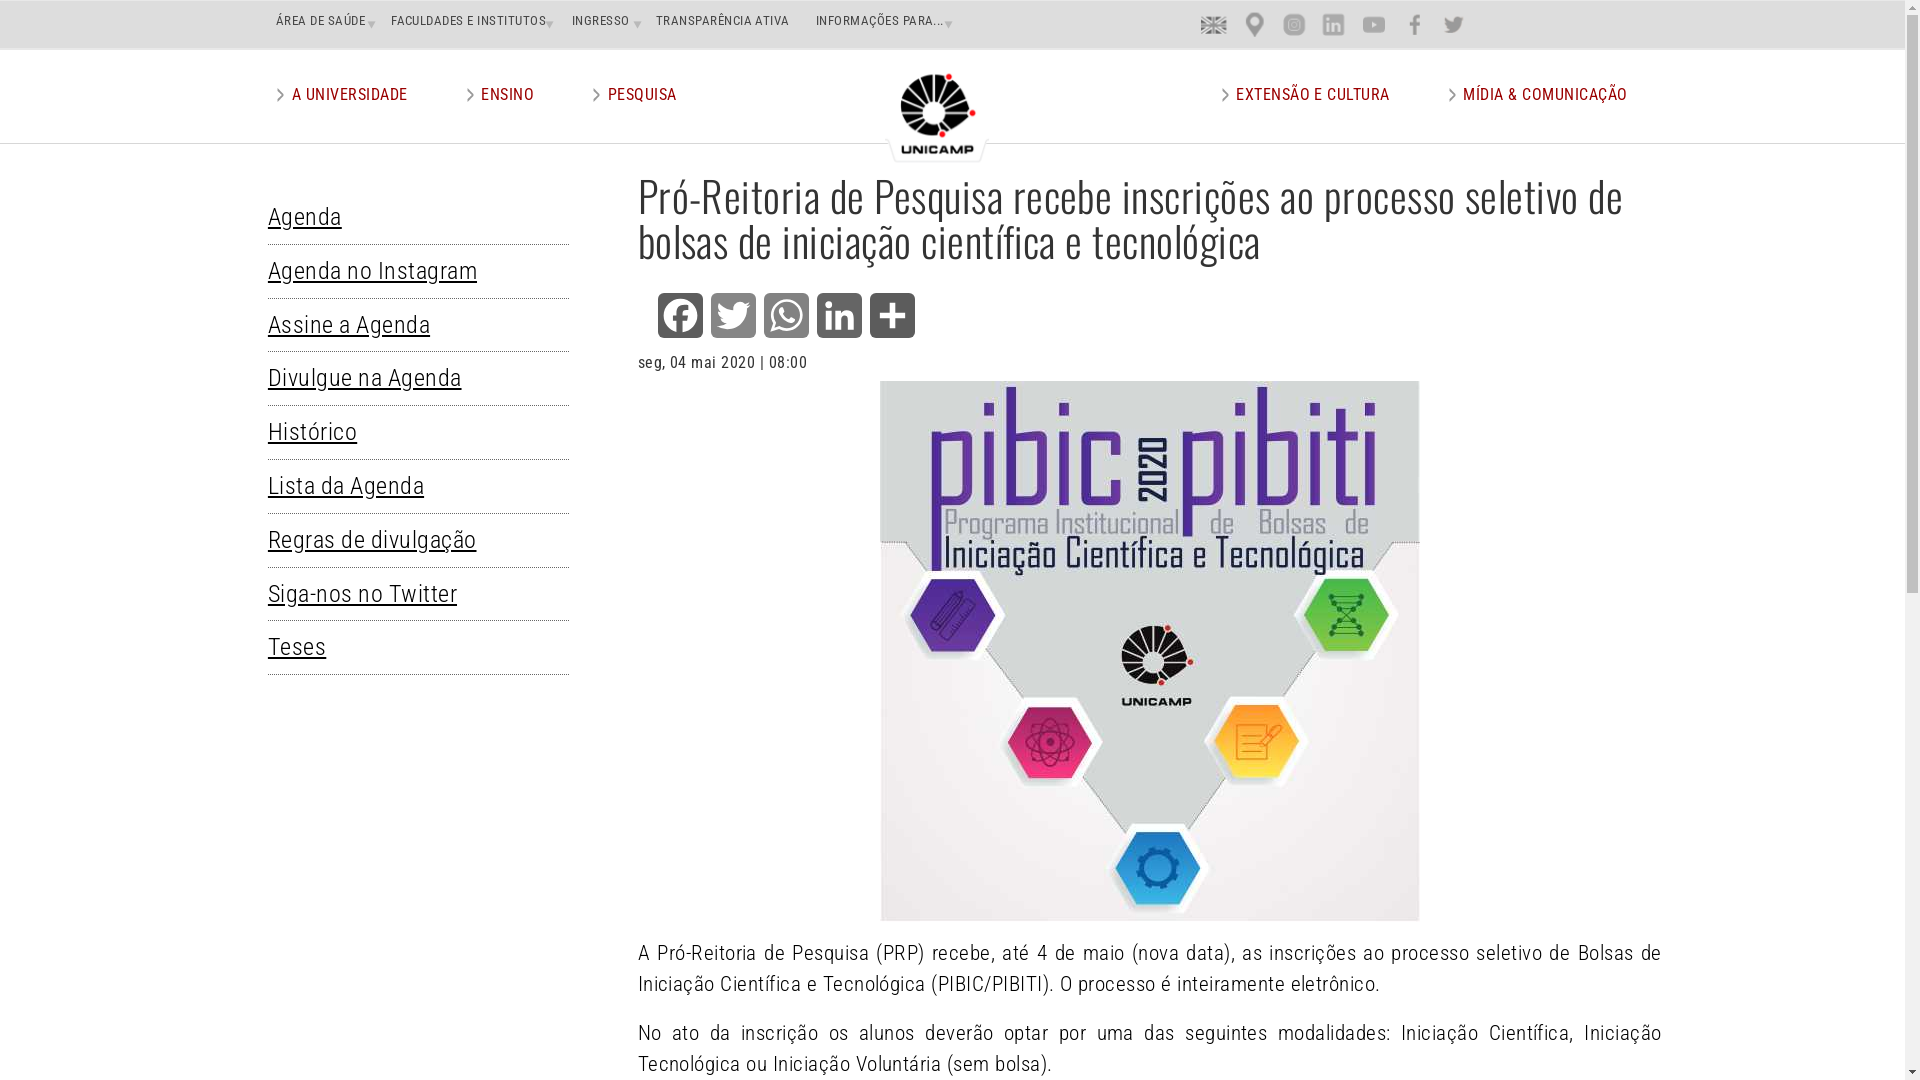 The image size is (1920, 1080). I want to click on 'A UNIVERSIDADE', so click(350, 94).